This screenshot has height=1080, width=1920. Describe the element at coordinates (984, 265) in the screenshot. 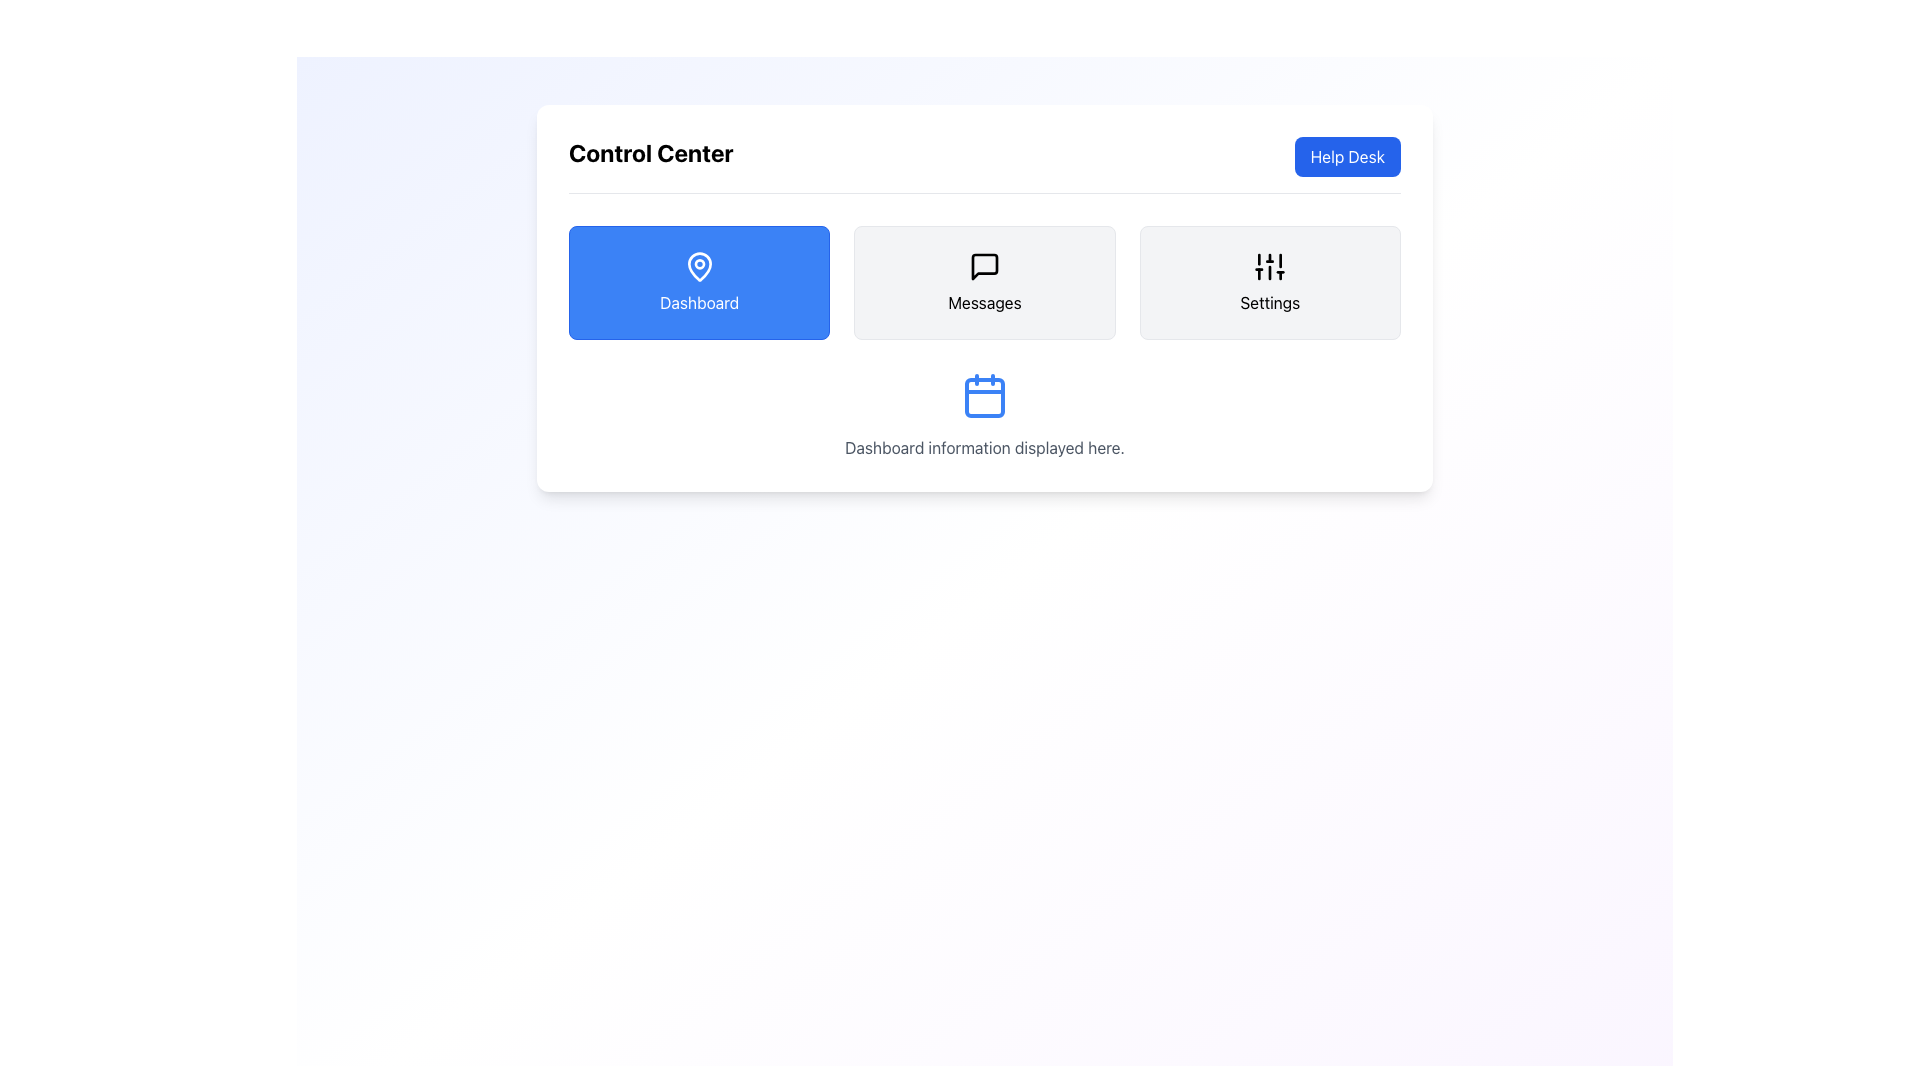

I see `the 'Messages' icon located in the center of the card labeled 'Messages'` at that location.